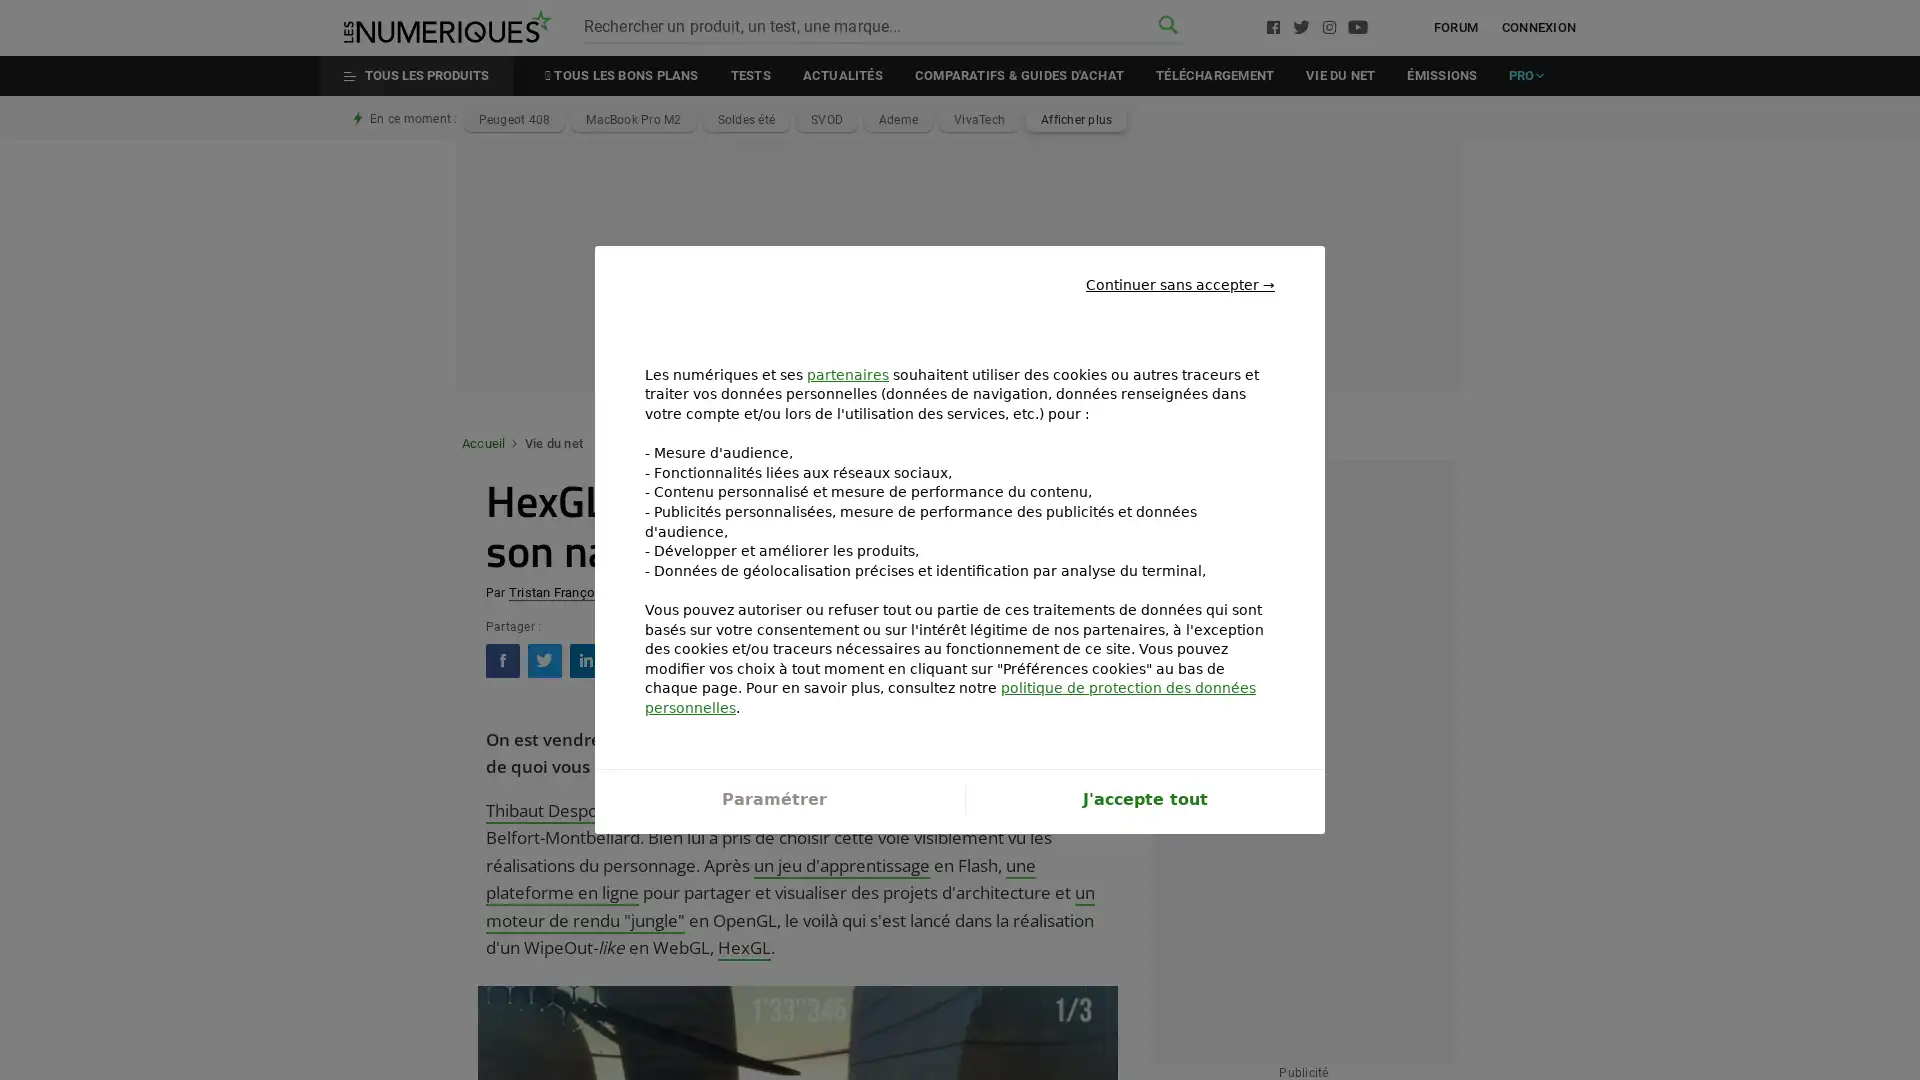 This screenshot has width=1920, height=1080. I want to click on Accepter notre traitement des donnees et fermer, so click(1144, 815).